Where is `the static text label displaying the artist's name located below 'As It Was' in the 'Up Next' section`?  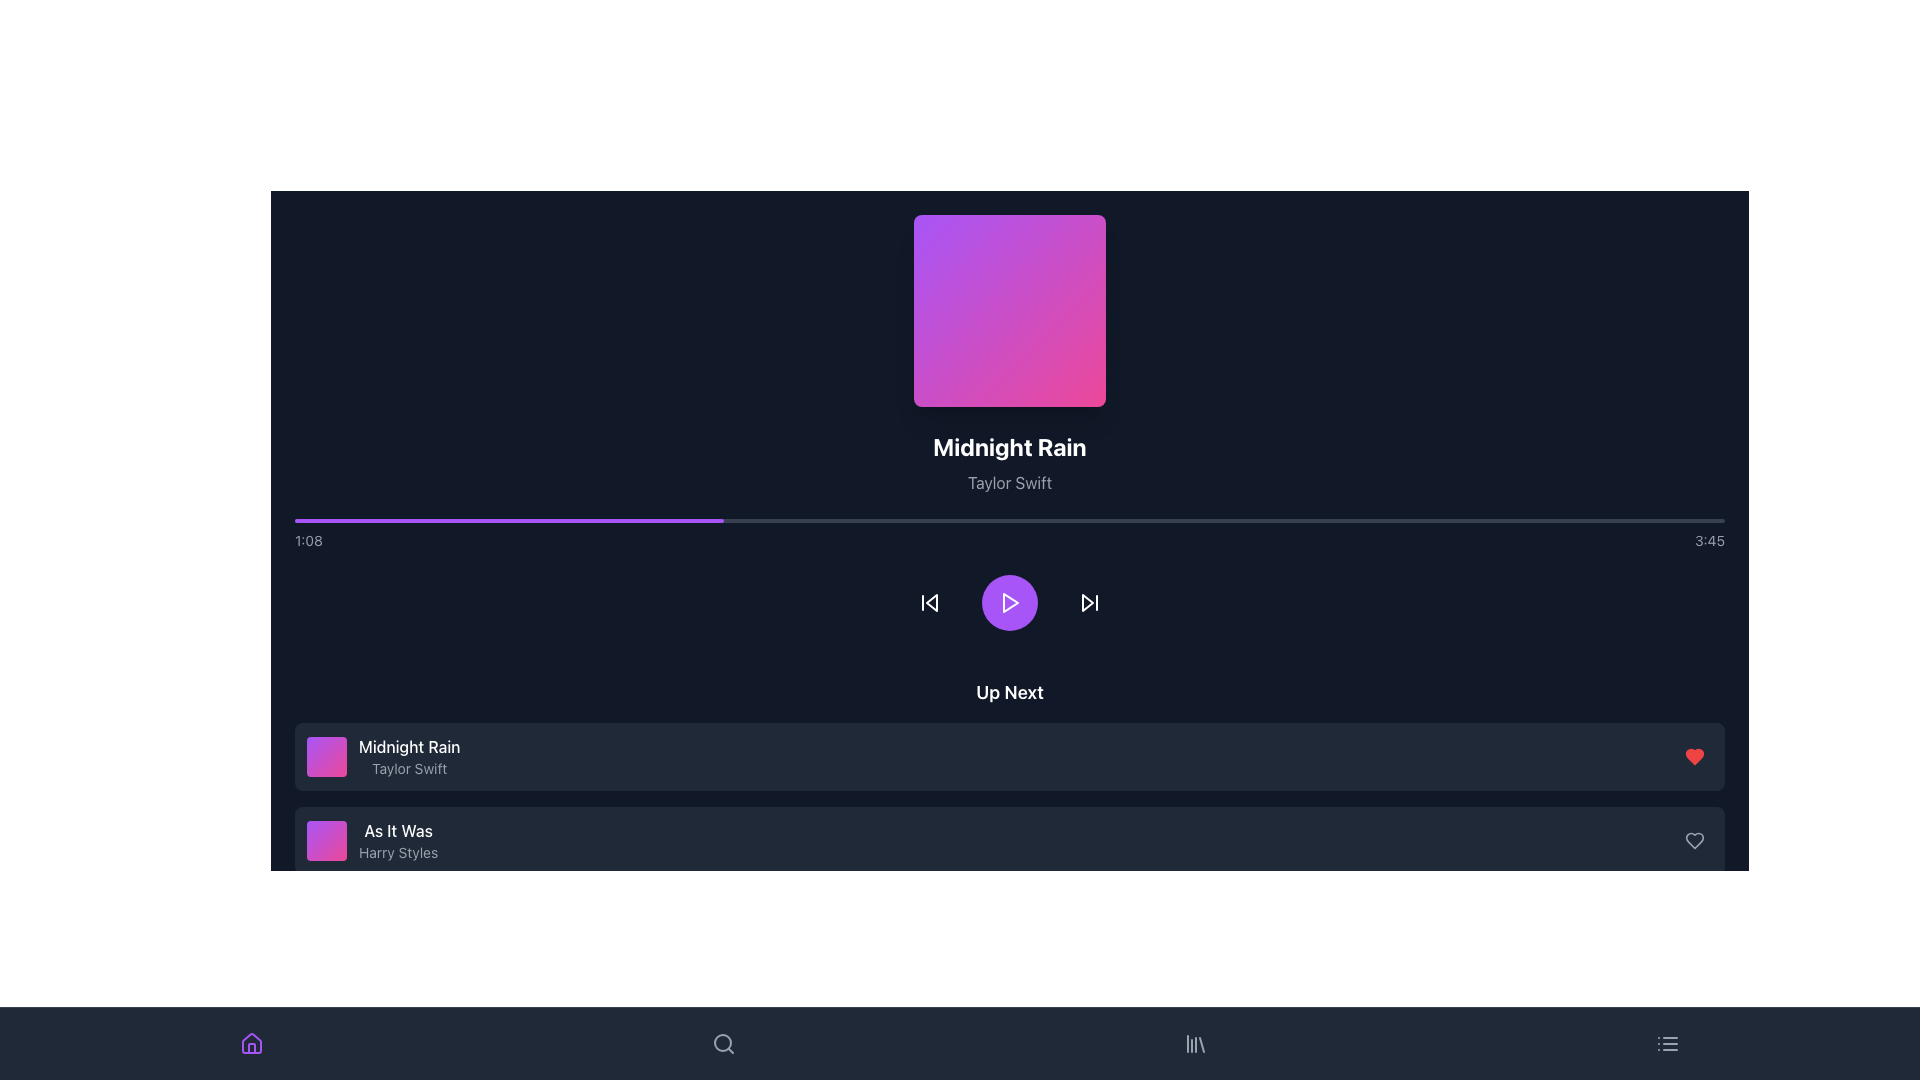 the static text label displaying the artist's name located below 'As It Was' in the 'Up Next' section is located at coordinates (398, 852).